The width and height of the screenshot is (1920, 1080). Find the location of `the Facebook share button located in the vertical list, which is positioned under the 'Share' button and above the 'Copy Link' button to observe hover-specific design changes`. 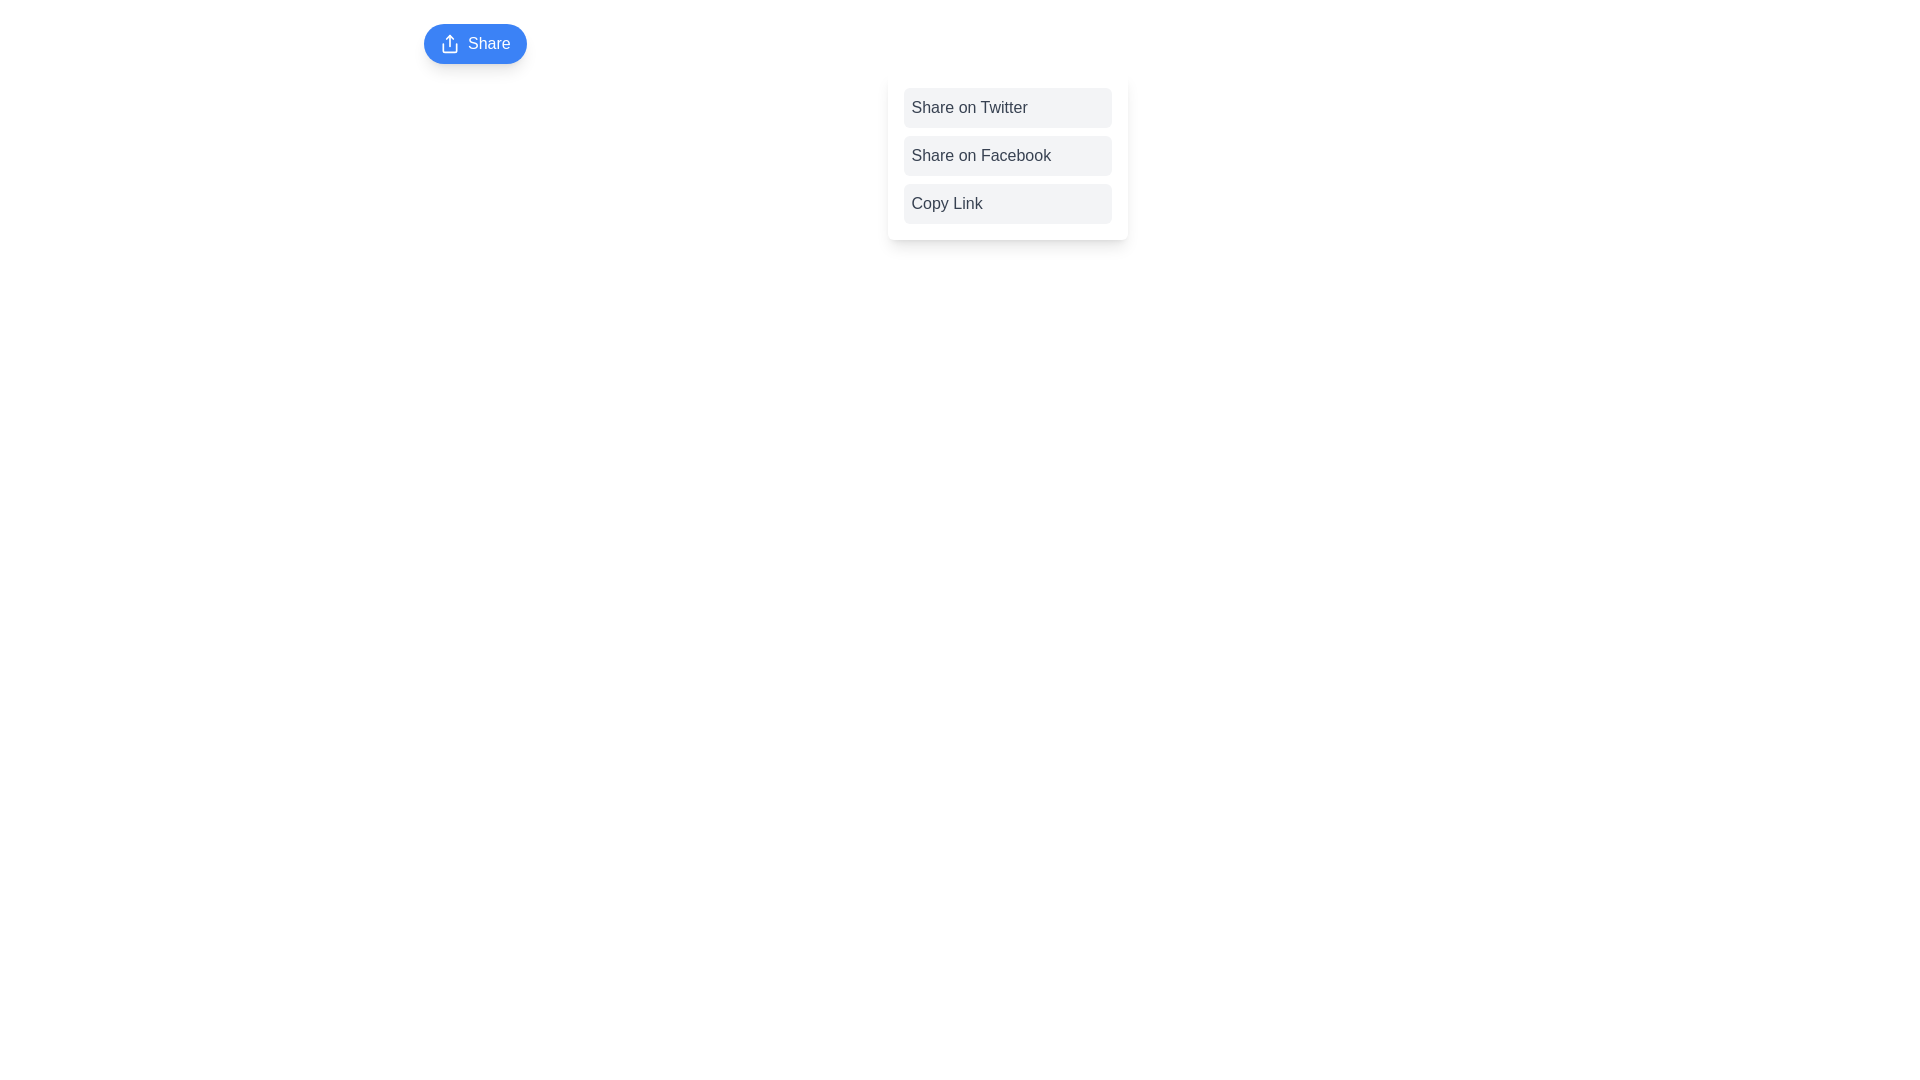

the Facebook share button located in the vertical list, which is positioned under the 'Share' button and above the 'Copy Link' button to observe hover-specific design changes is located at coordinates (1007, 154).